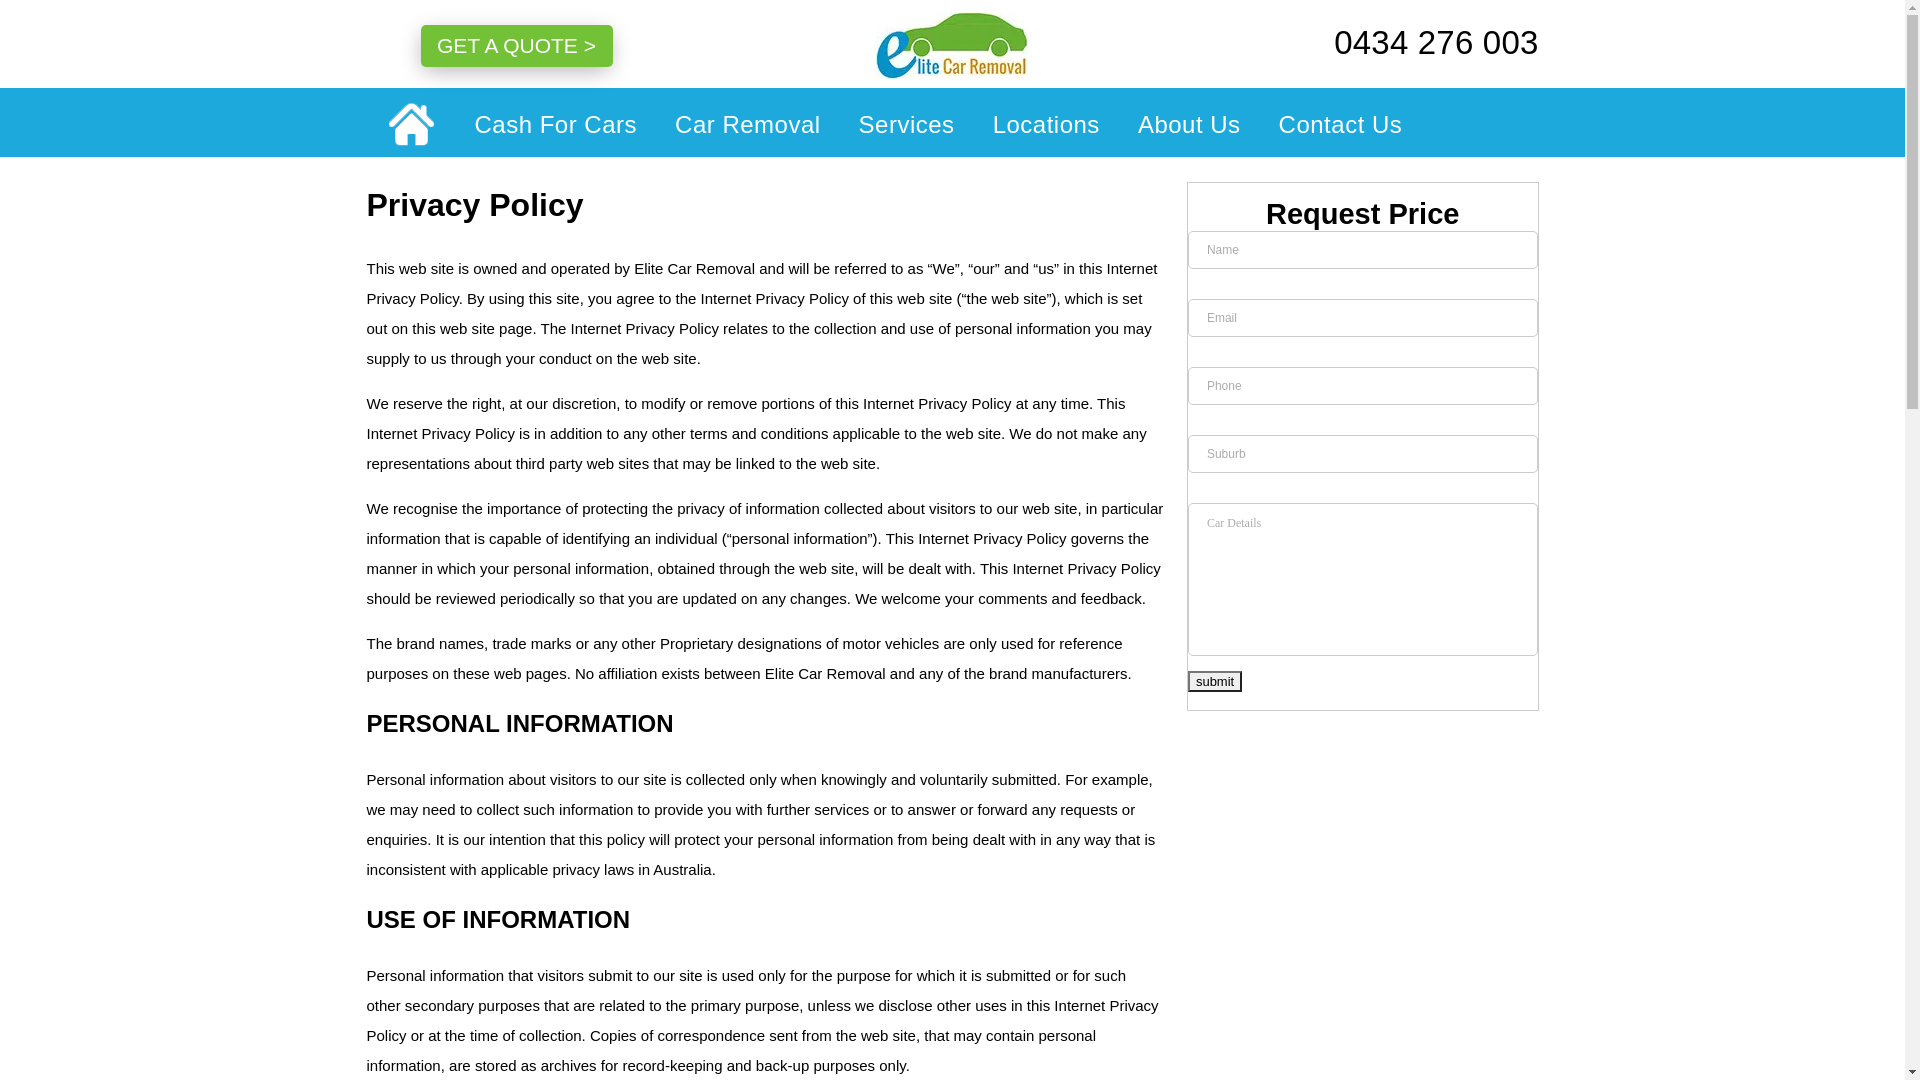  Describe the element at coordinates (515, 45) in the screenshot. I see `'GET A QUOTE >'` at that location.